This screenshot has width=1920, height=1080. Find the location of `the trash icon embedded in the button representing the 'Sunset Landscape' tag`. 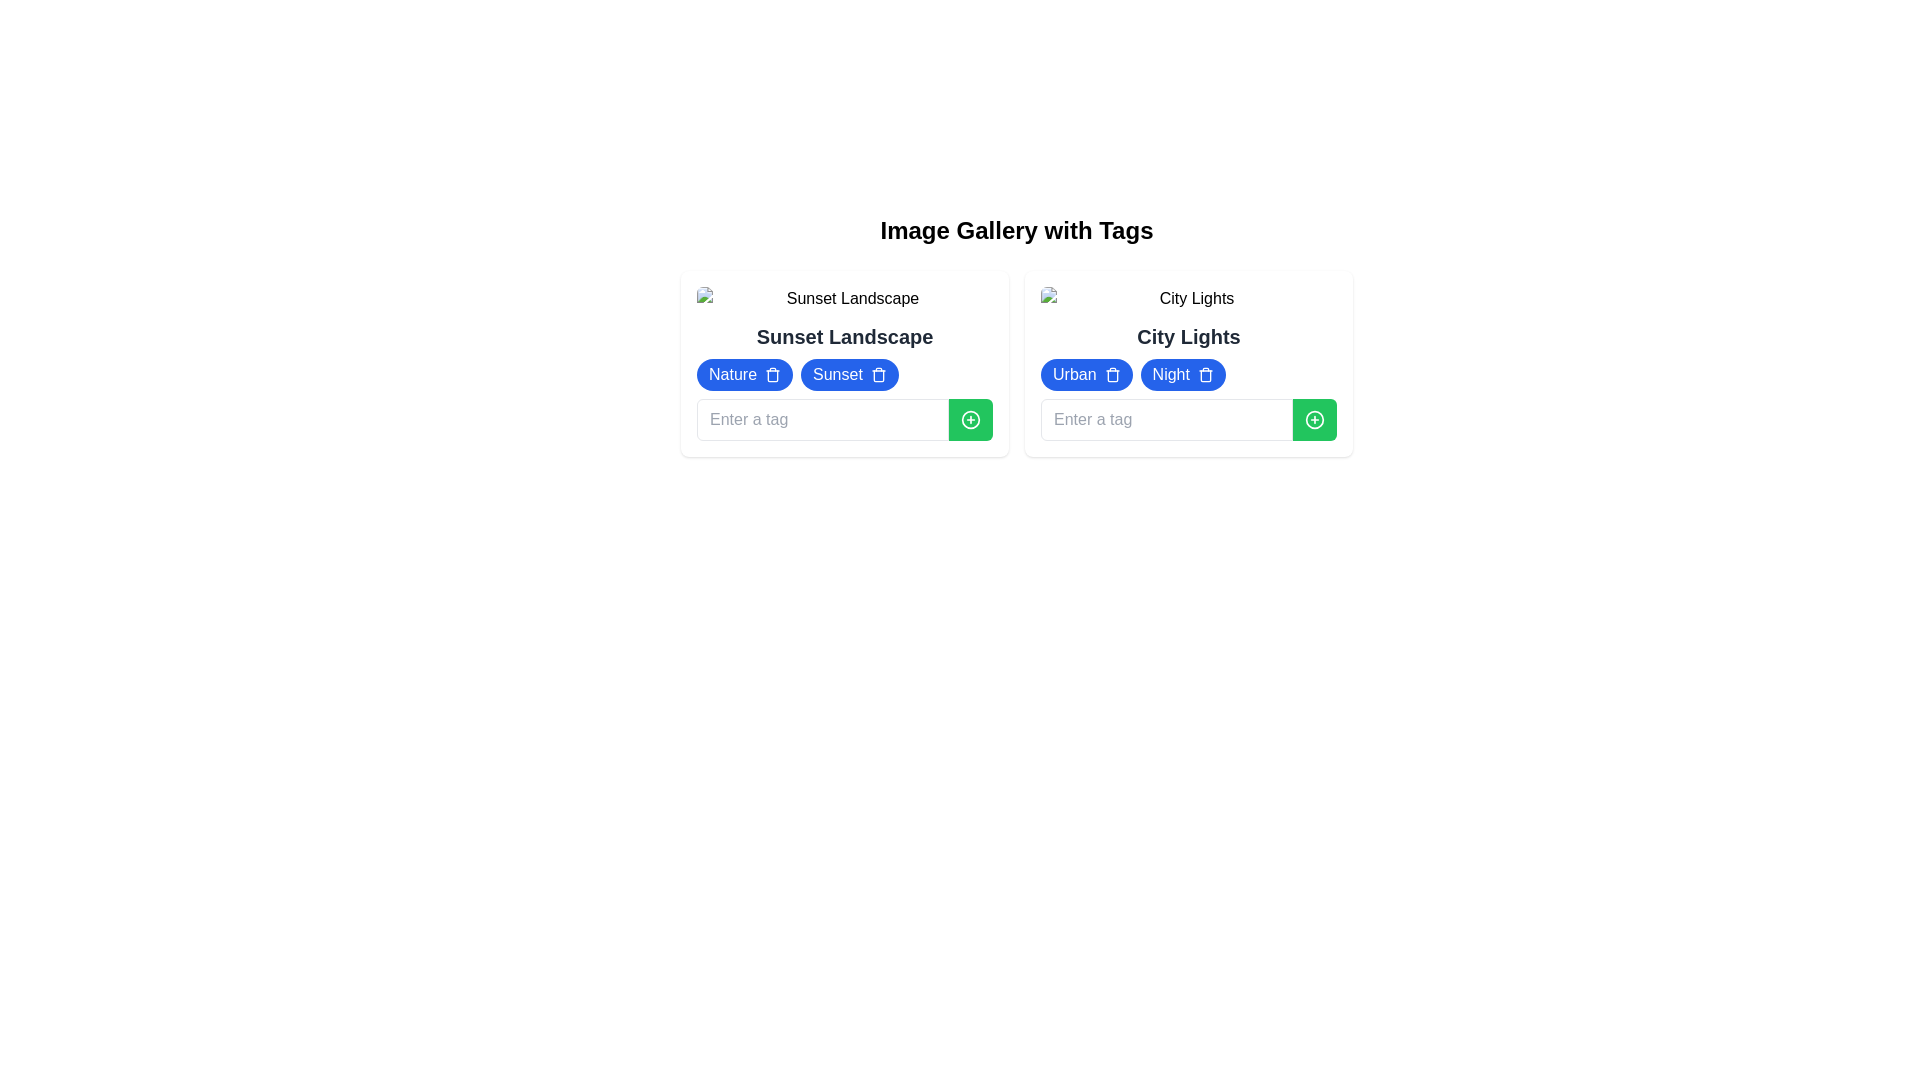

the trash icon embedded in the button representing the 'Sunset Landscape' tag is located at coordinates (849, 374).